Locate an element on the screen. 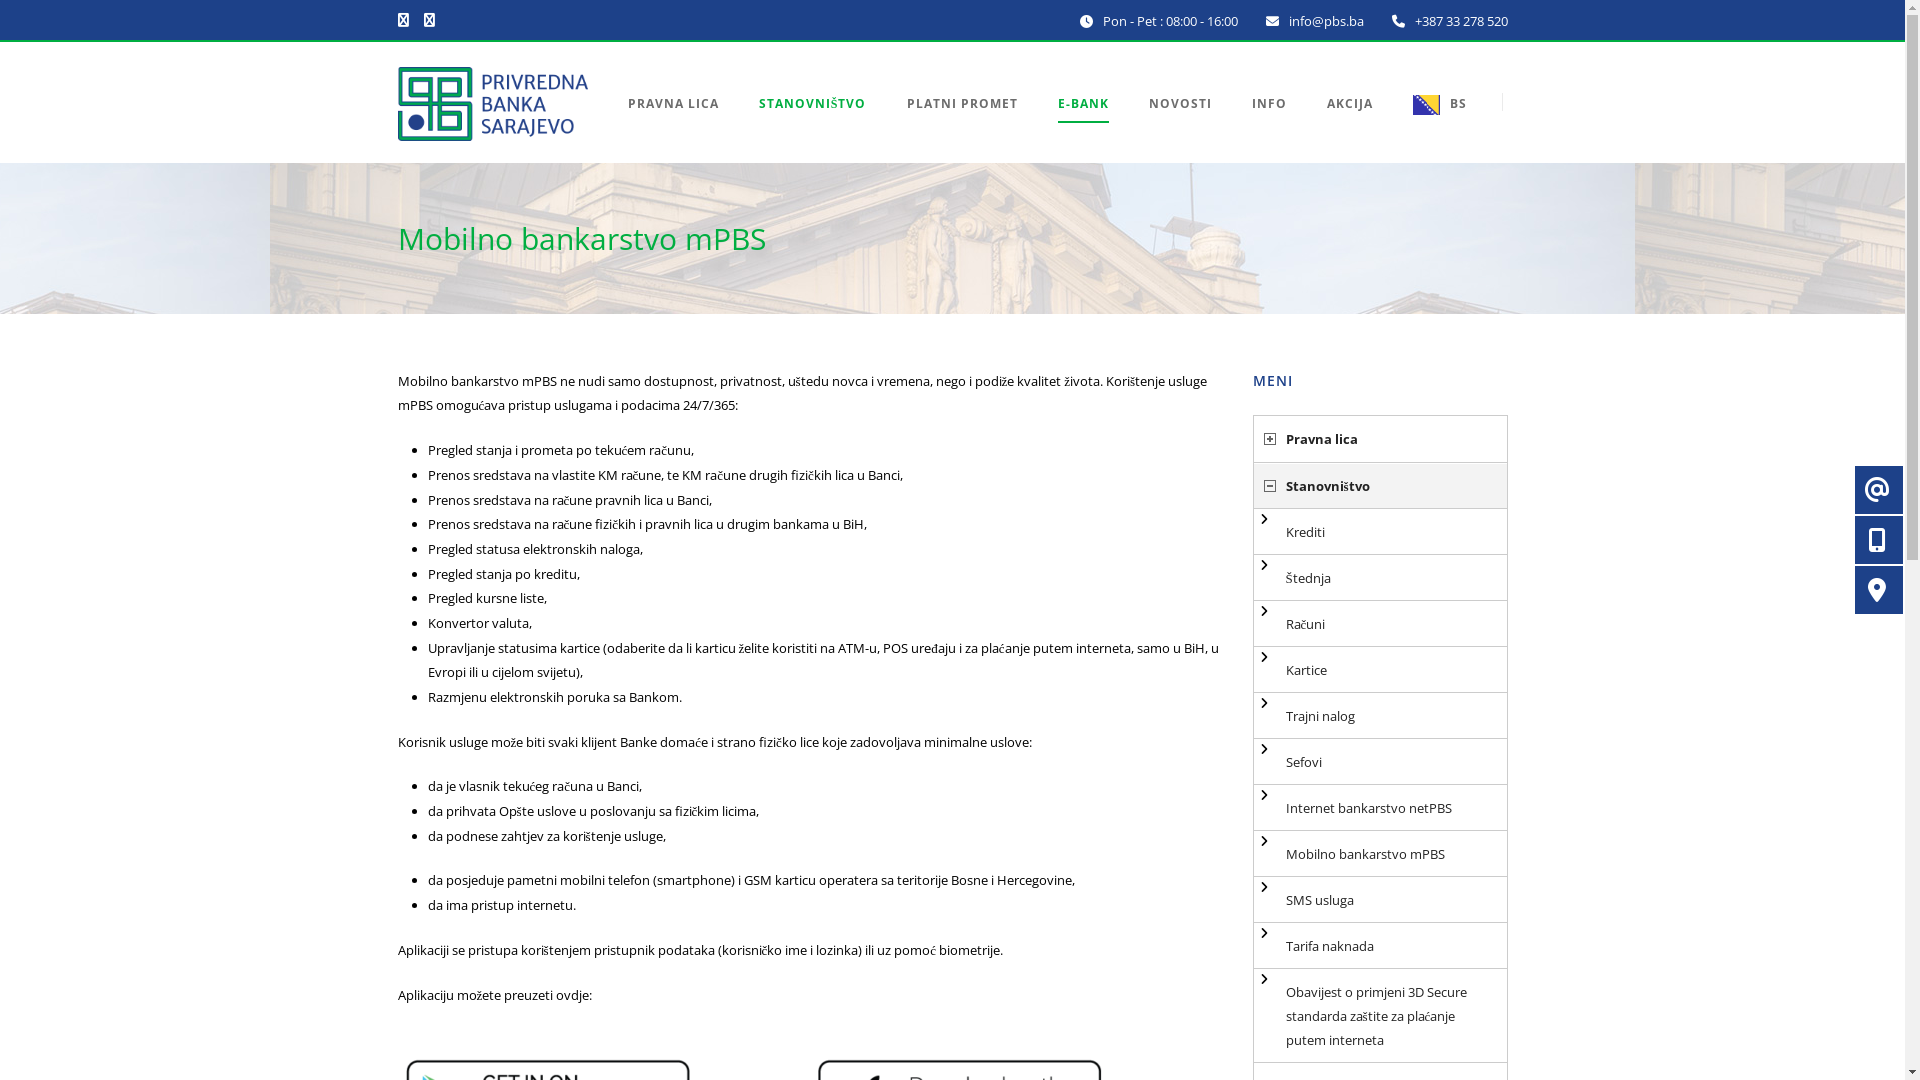  'AKCIJA' is located at coordinates (1348, 127).